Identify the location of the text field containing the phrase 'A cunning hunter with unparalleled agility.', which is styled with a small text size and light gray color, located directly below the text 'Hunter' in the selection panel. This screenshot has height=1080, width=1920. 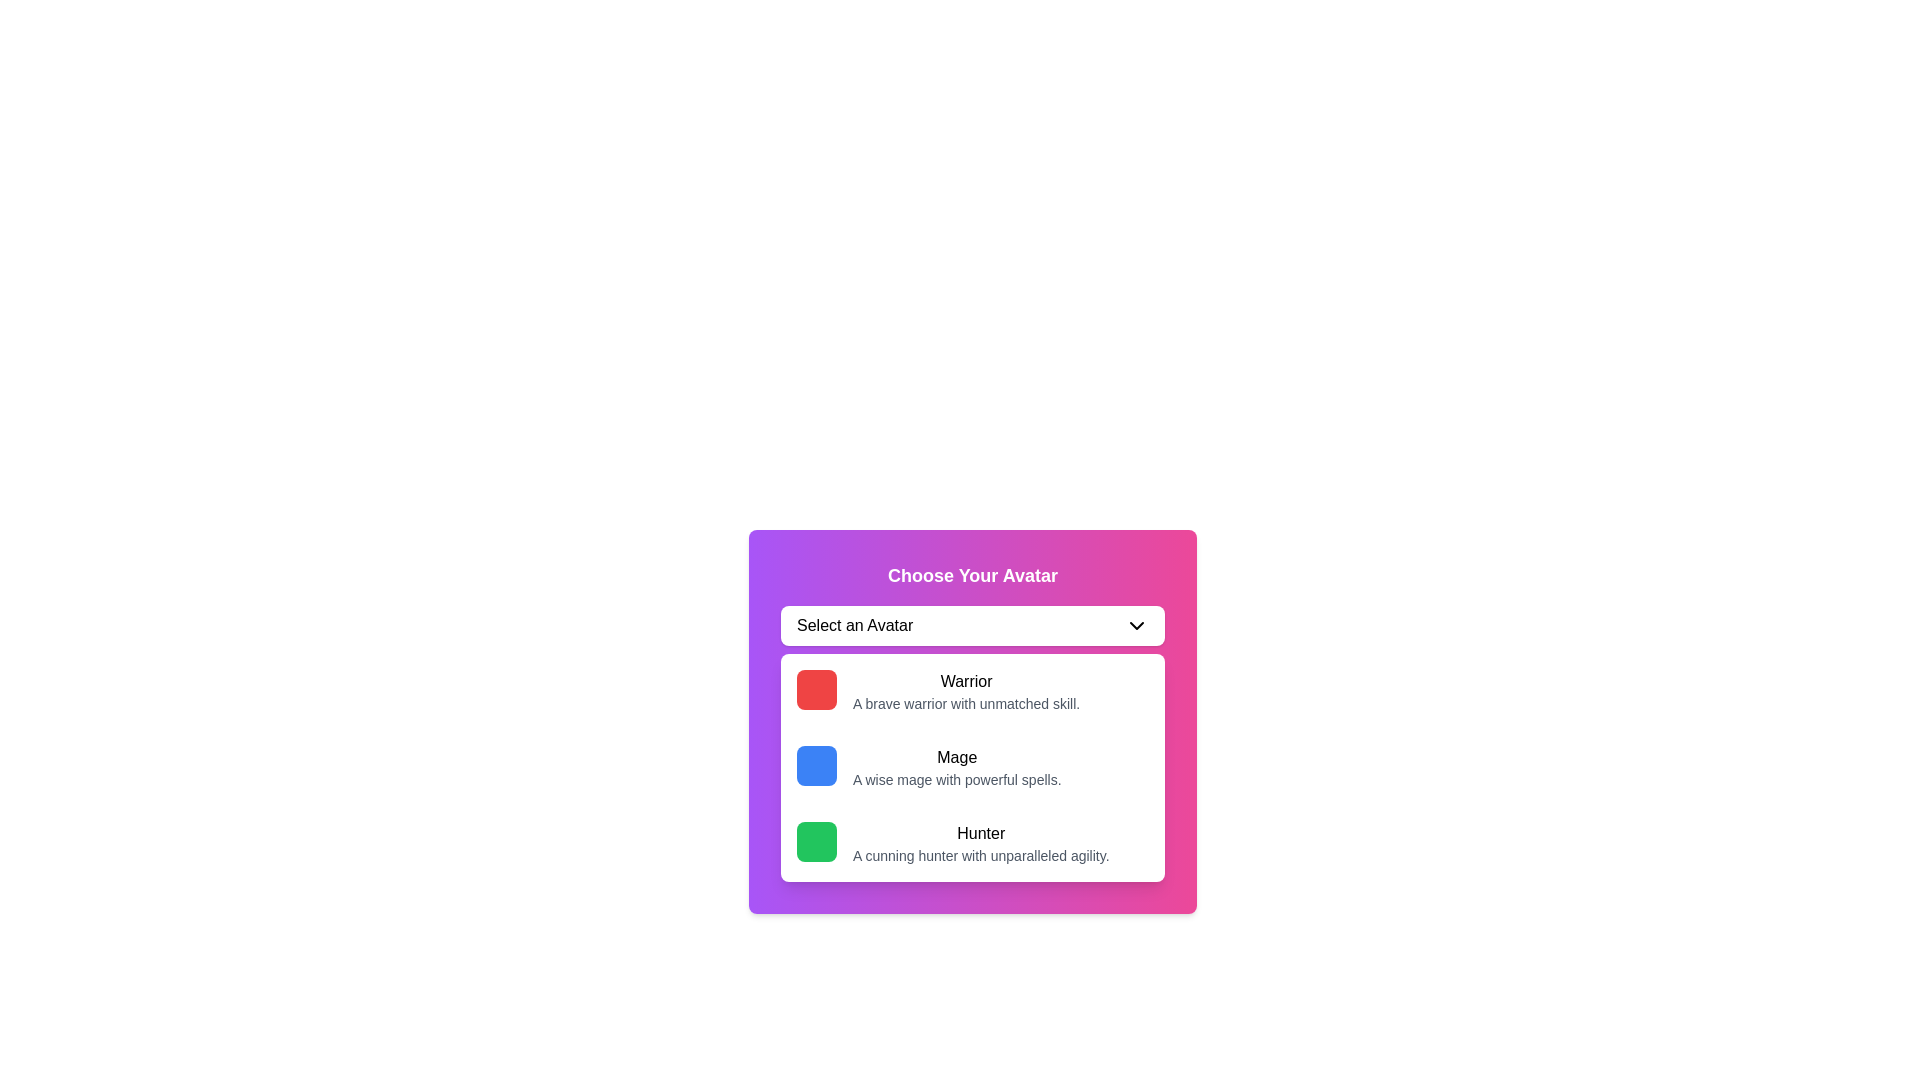
(981, 855).